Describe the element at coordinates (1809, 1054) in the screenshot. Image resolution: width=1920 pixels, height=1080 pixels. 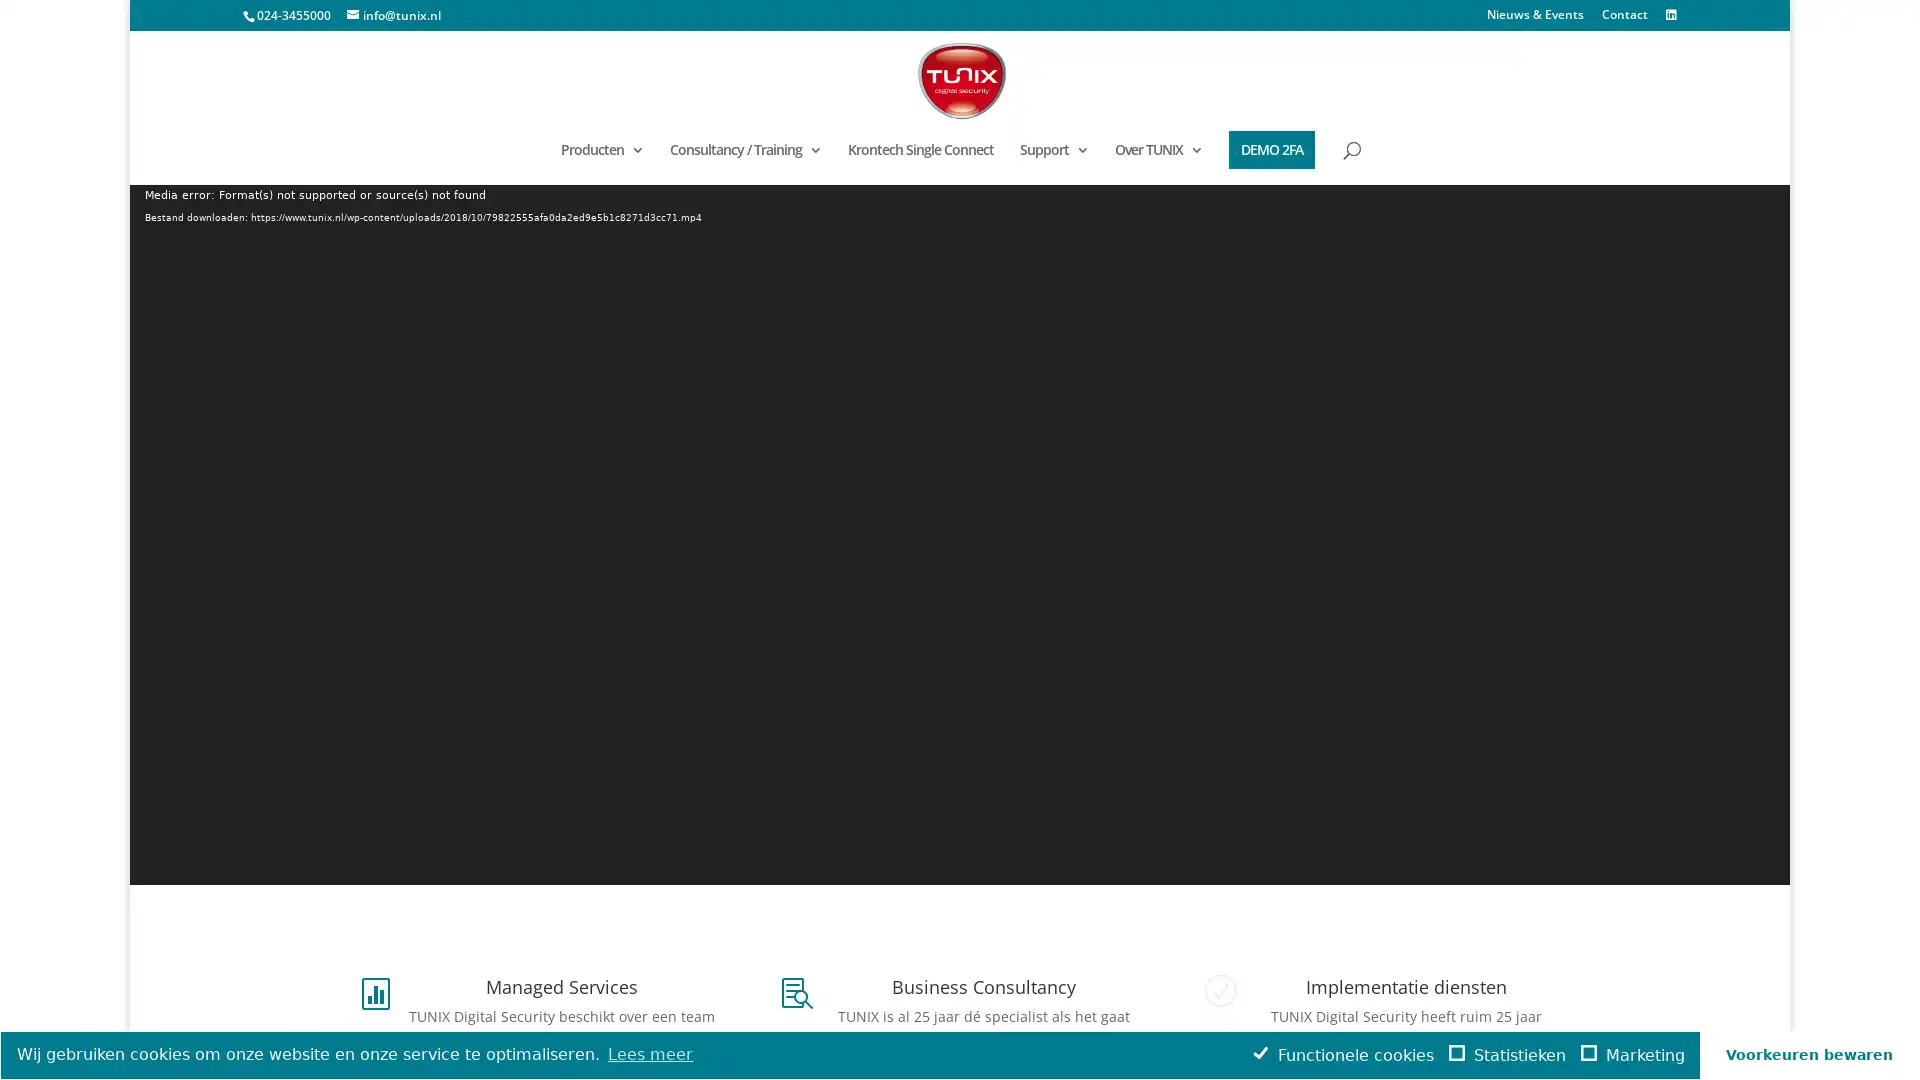
I see `Voorkeuren bewaren` at that location.